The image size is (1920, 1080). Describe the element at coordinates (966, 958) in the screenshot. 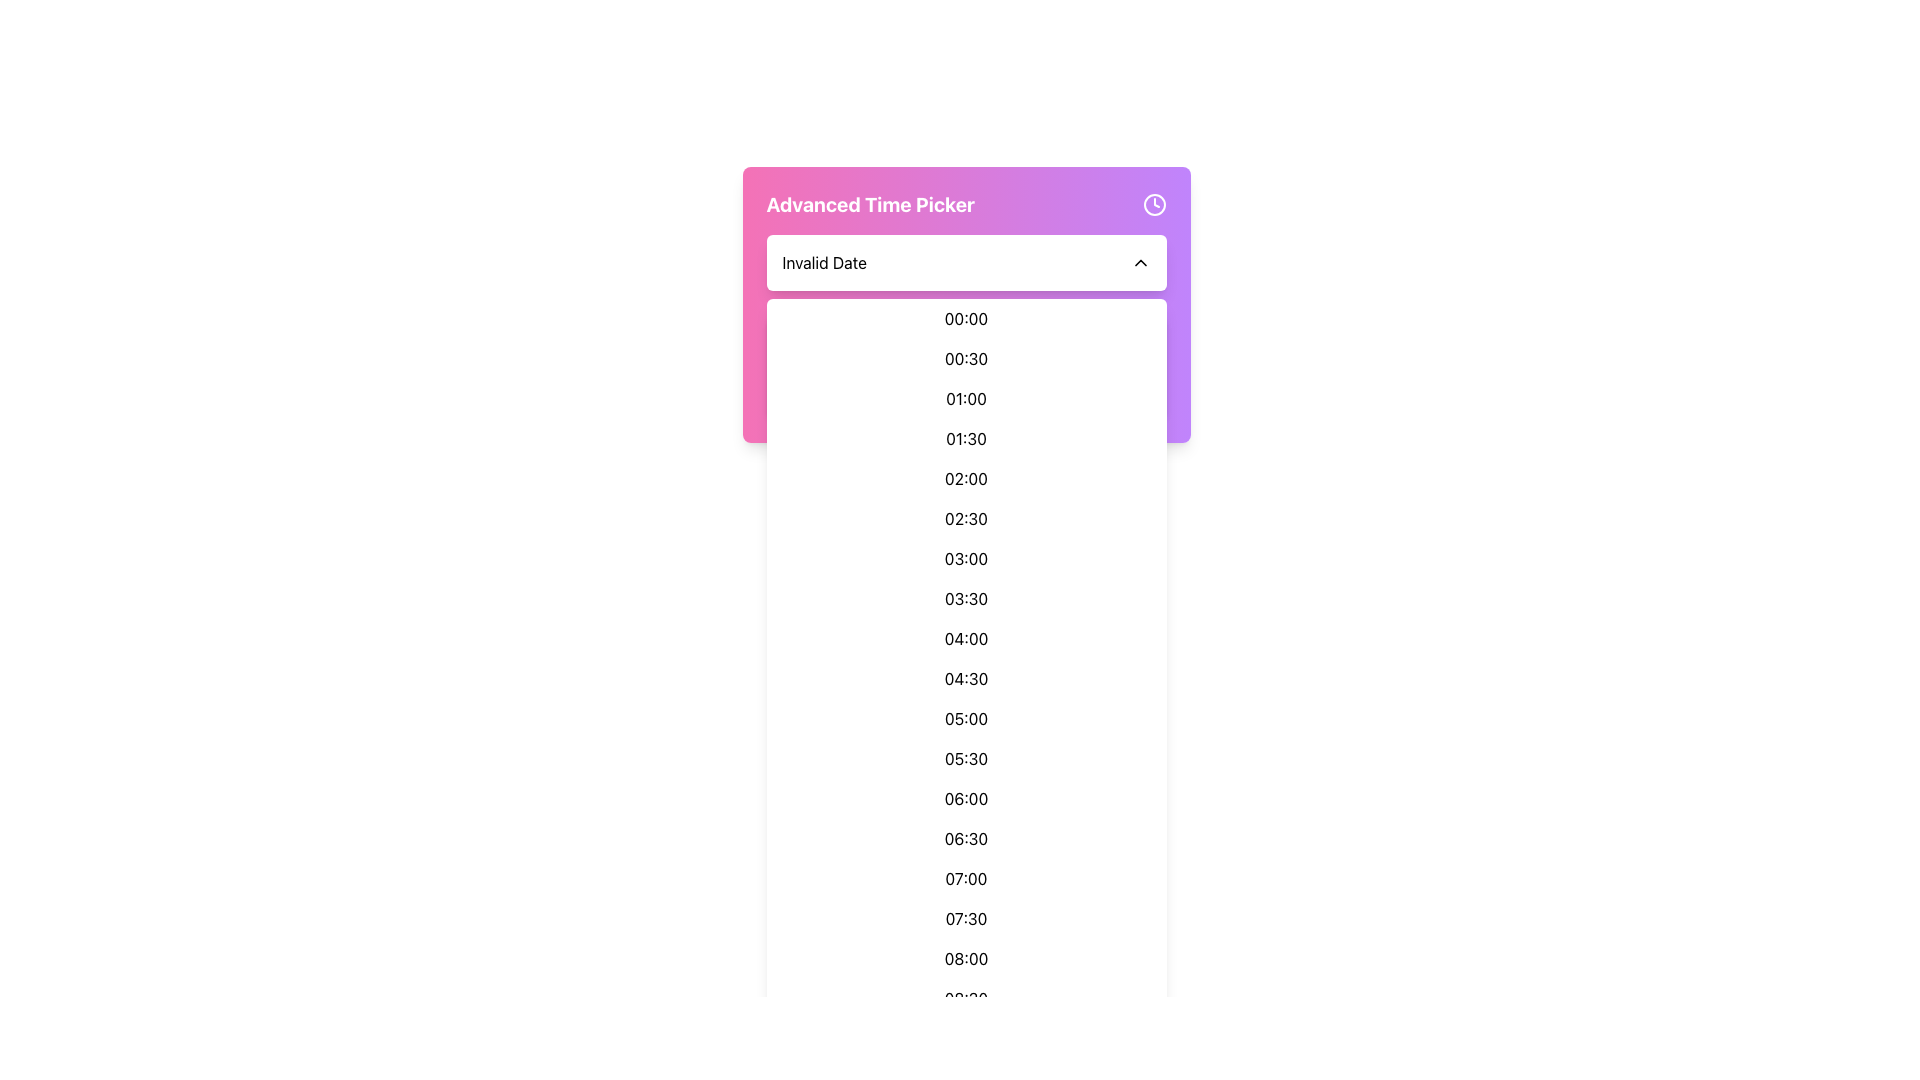

I see `the 17th list item representing the '08:00' time option in the dropdown` at that location.